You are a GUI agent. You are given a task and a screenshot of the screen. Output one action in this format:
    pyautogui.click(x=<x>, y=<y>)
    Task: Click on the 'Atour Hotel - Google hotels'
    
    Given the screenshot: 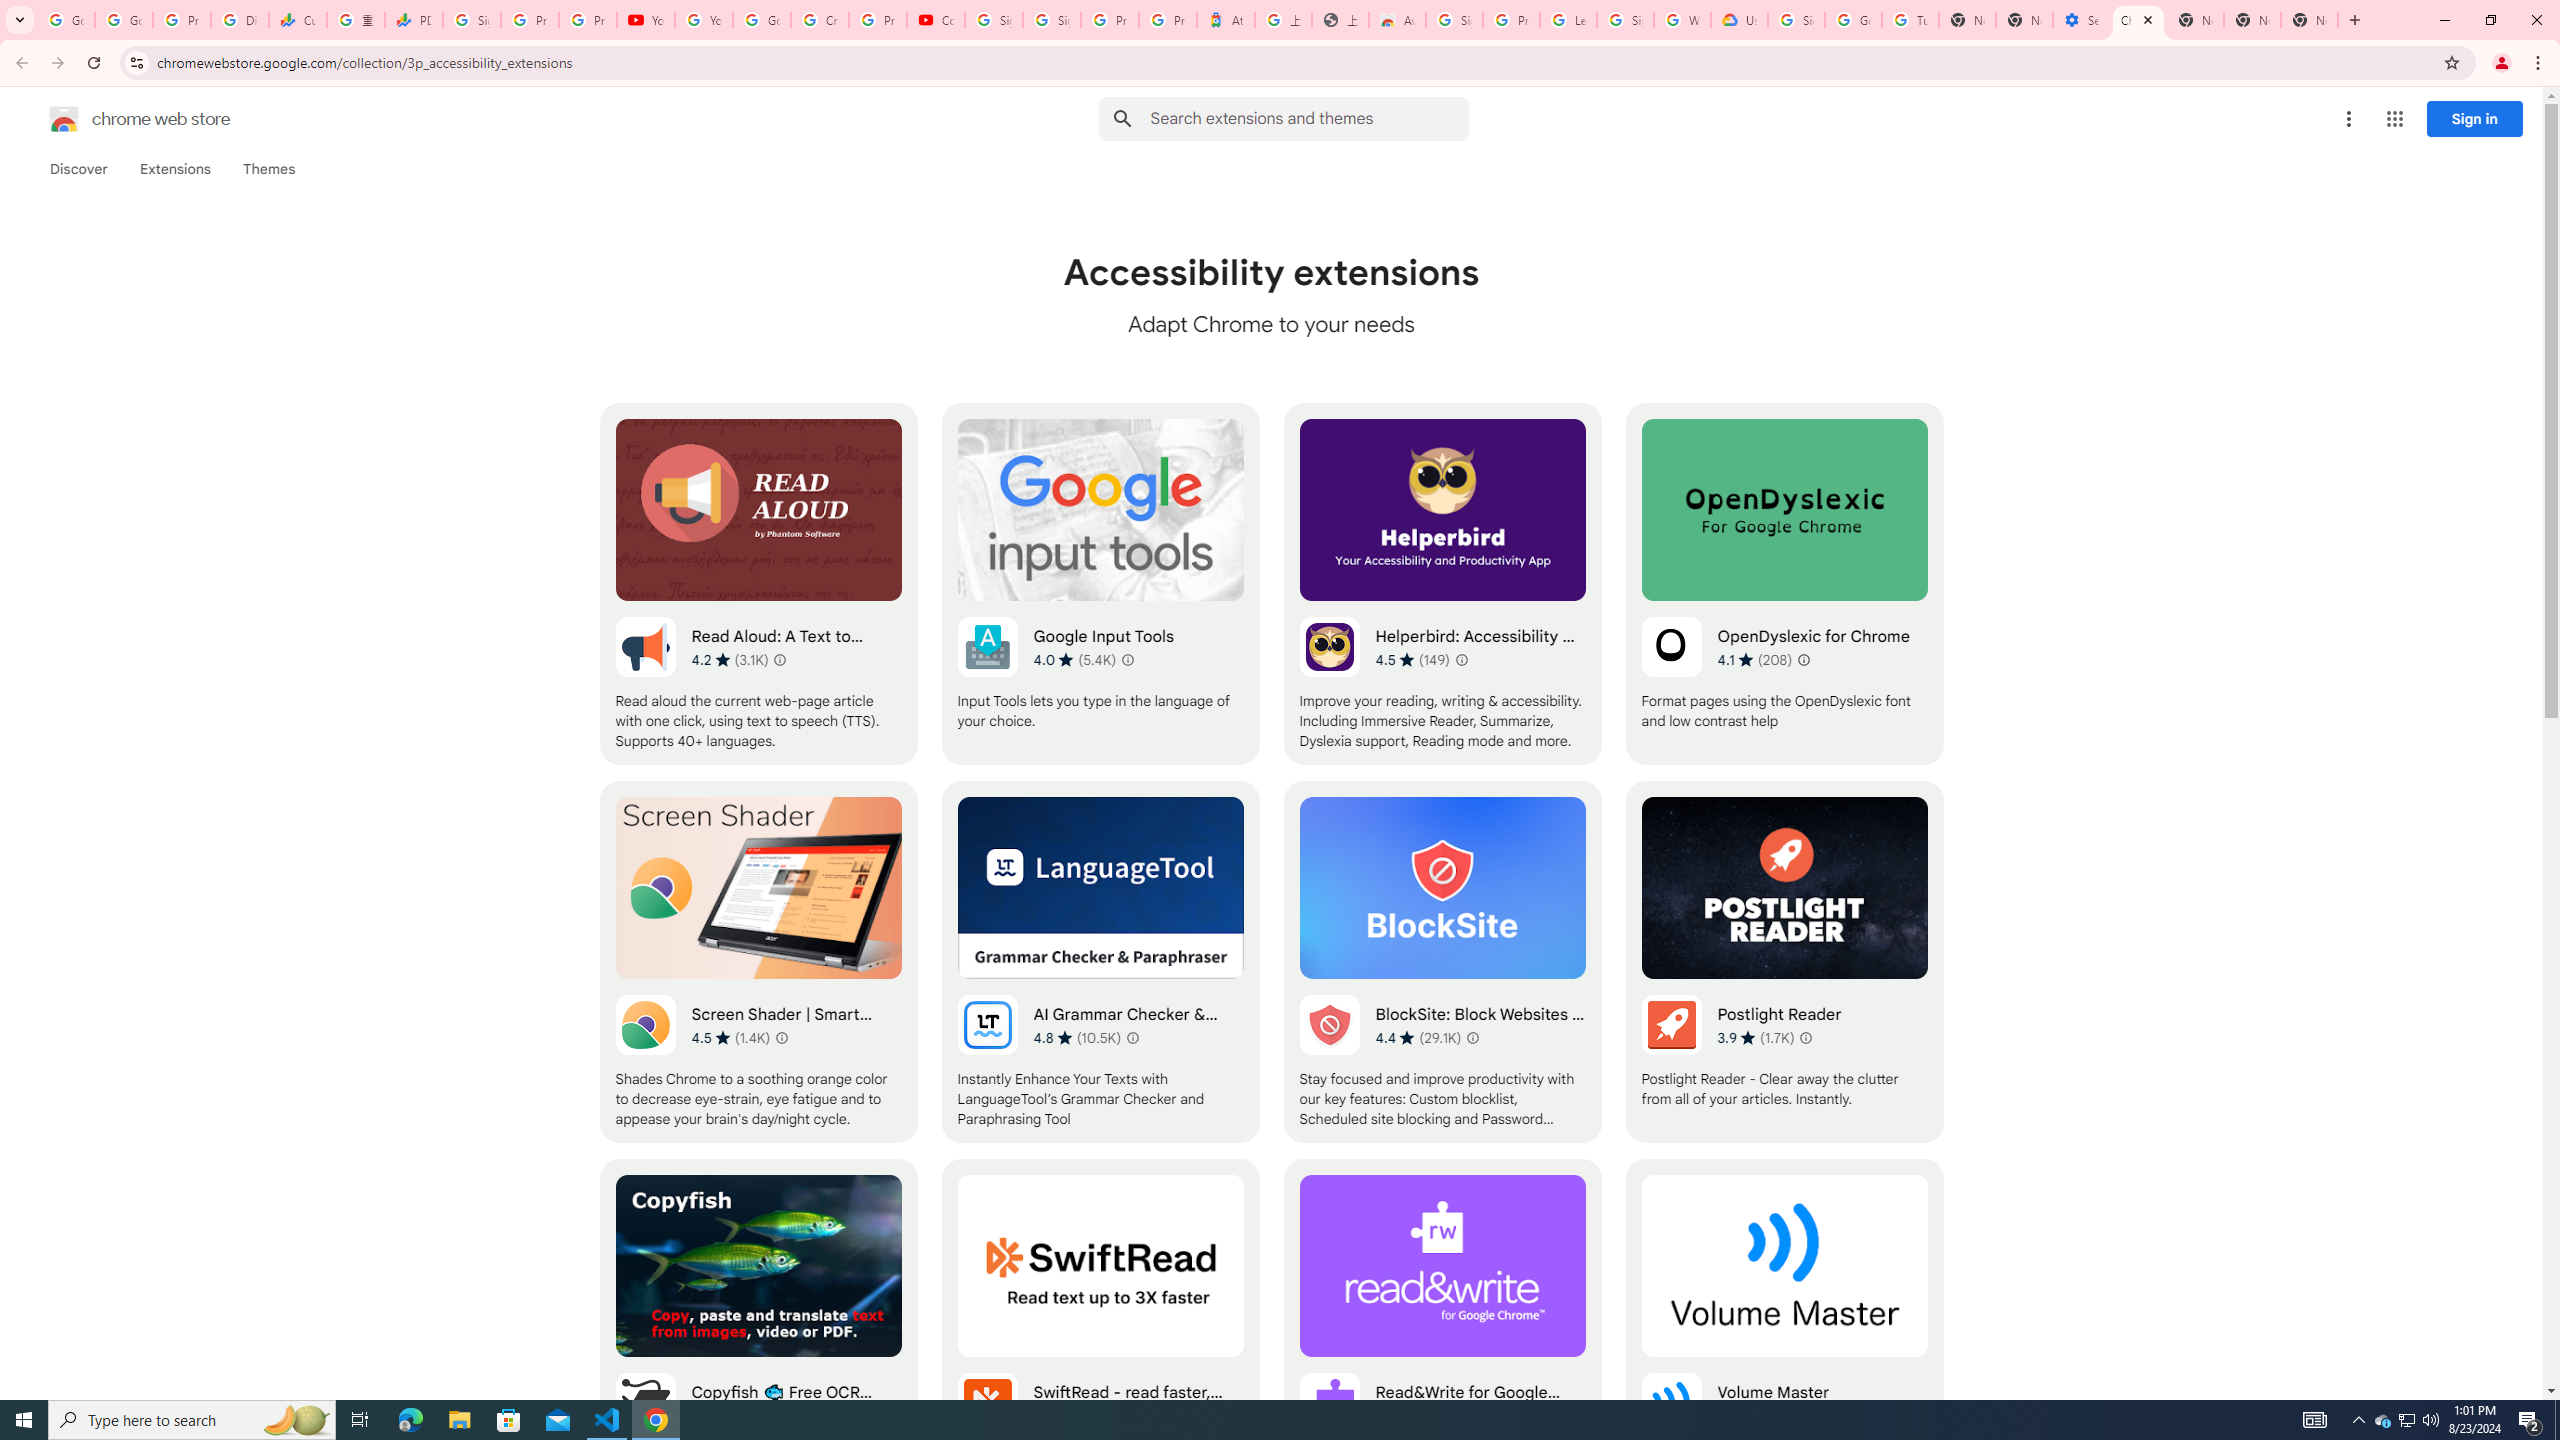 What is the action you would take?
    pyautogui.click(x=1226, y=19)
    